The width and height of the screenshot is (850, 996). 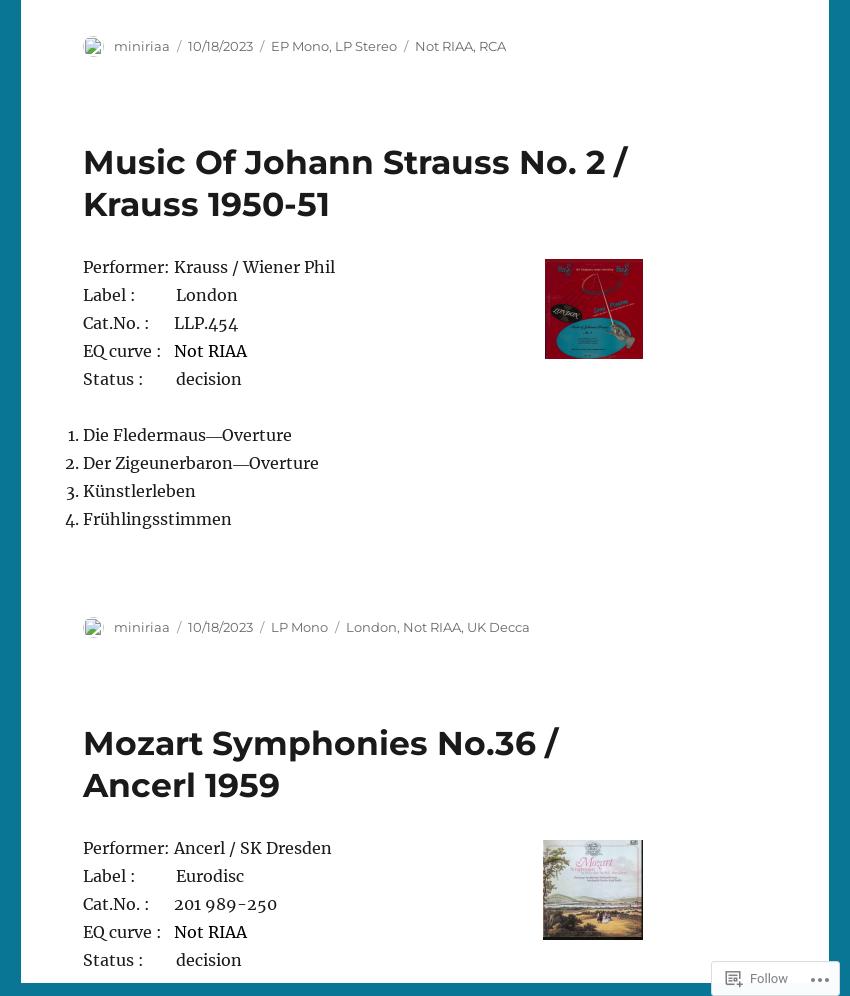 What do you see at coordinates (370, 624) in the screenshot?
I see `'London'` at bounding box center [370, 624].